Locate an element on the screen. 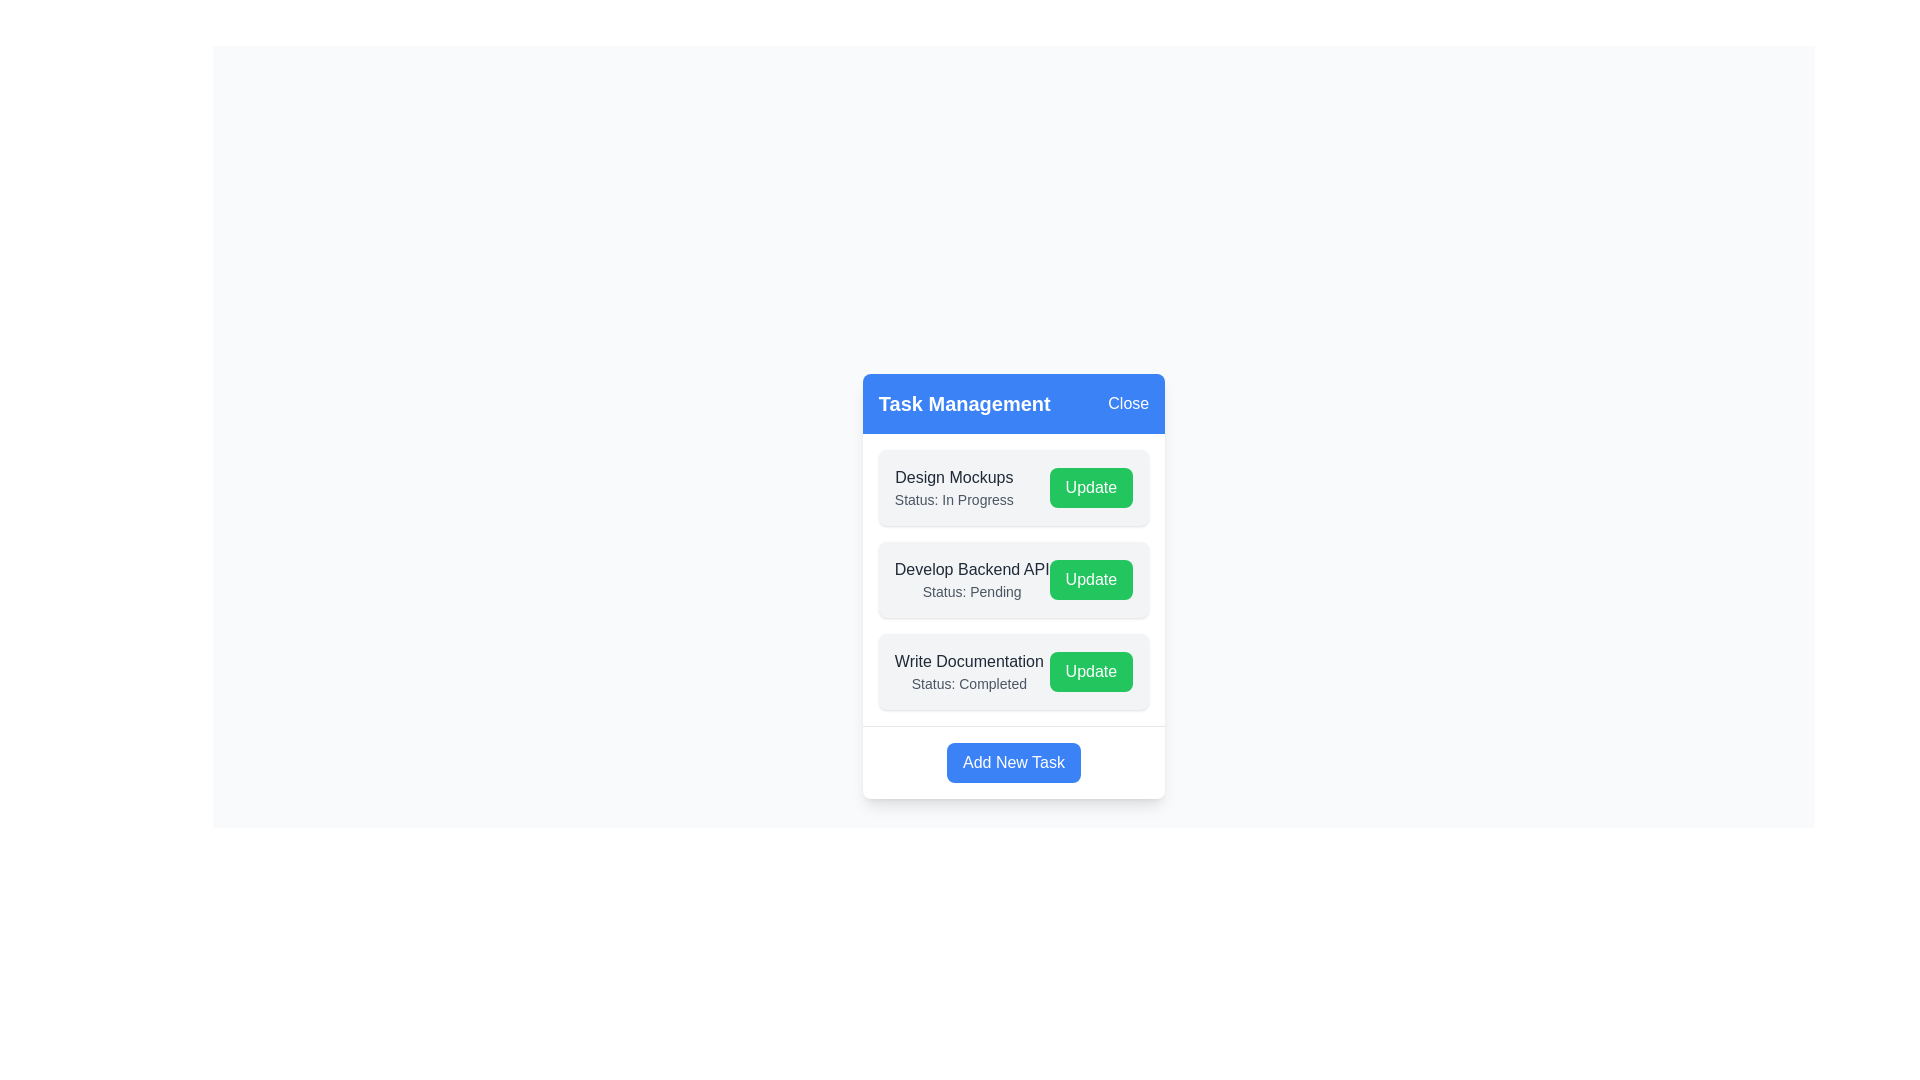 This screenshot has width=1920, height=1080. the task name 'Design Mockups' to select its text is located at coordinates (953, 477).